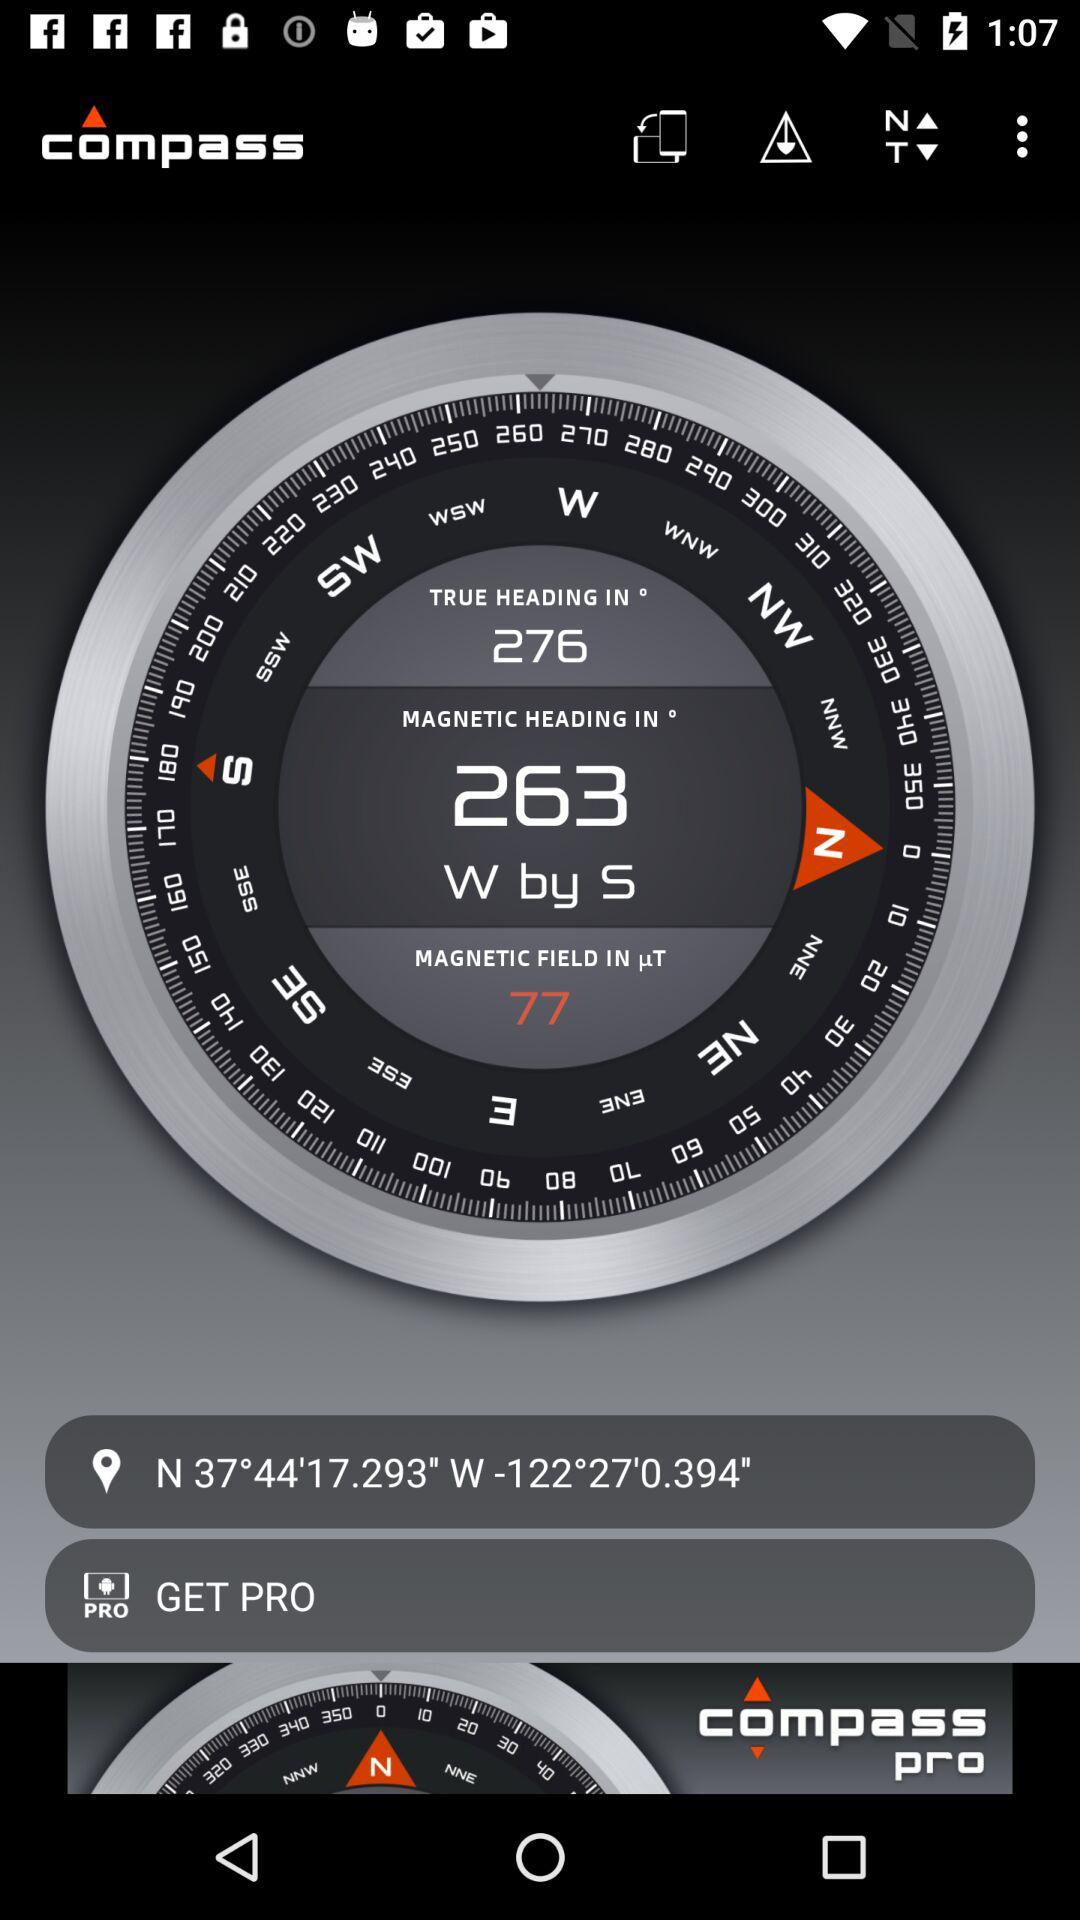  Describe the element at coordinates (540, 1727) in the screenshot. I see `advertisement` at that location.